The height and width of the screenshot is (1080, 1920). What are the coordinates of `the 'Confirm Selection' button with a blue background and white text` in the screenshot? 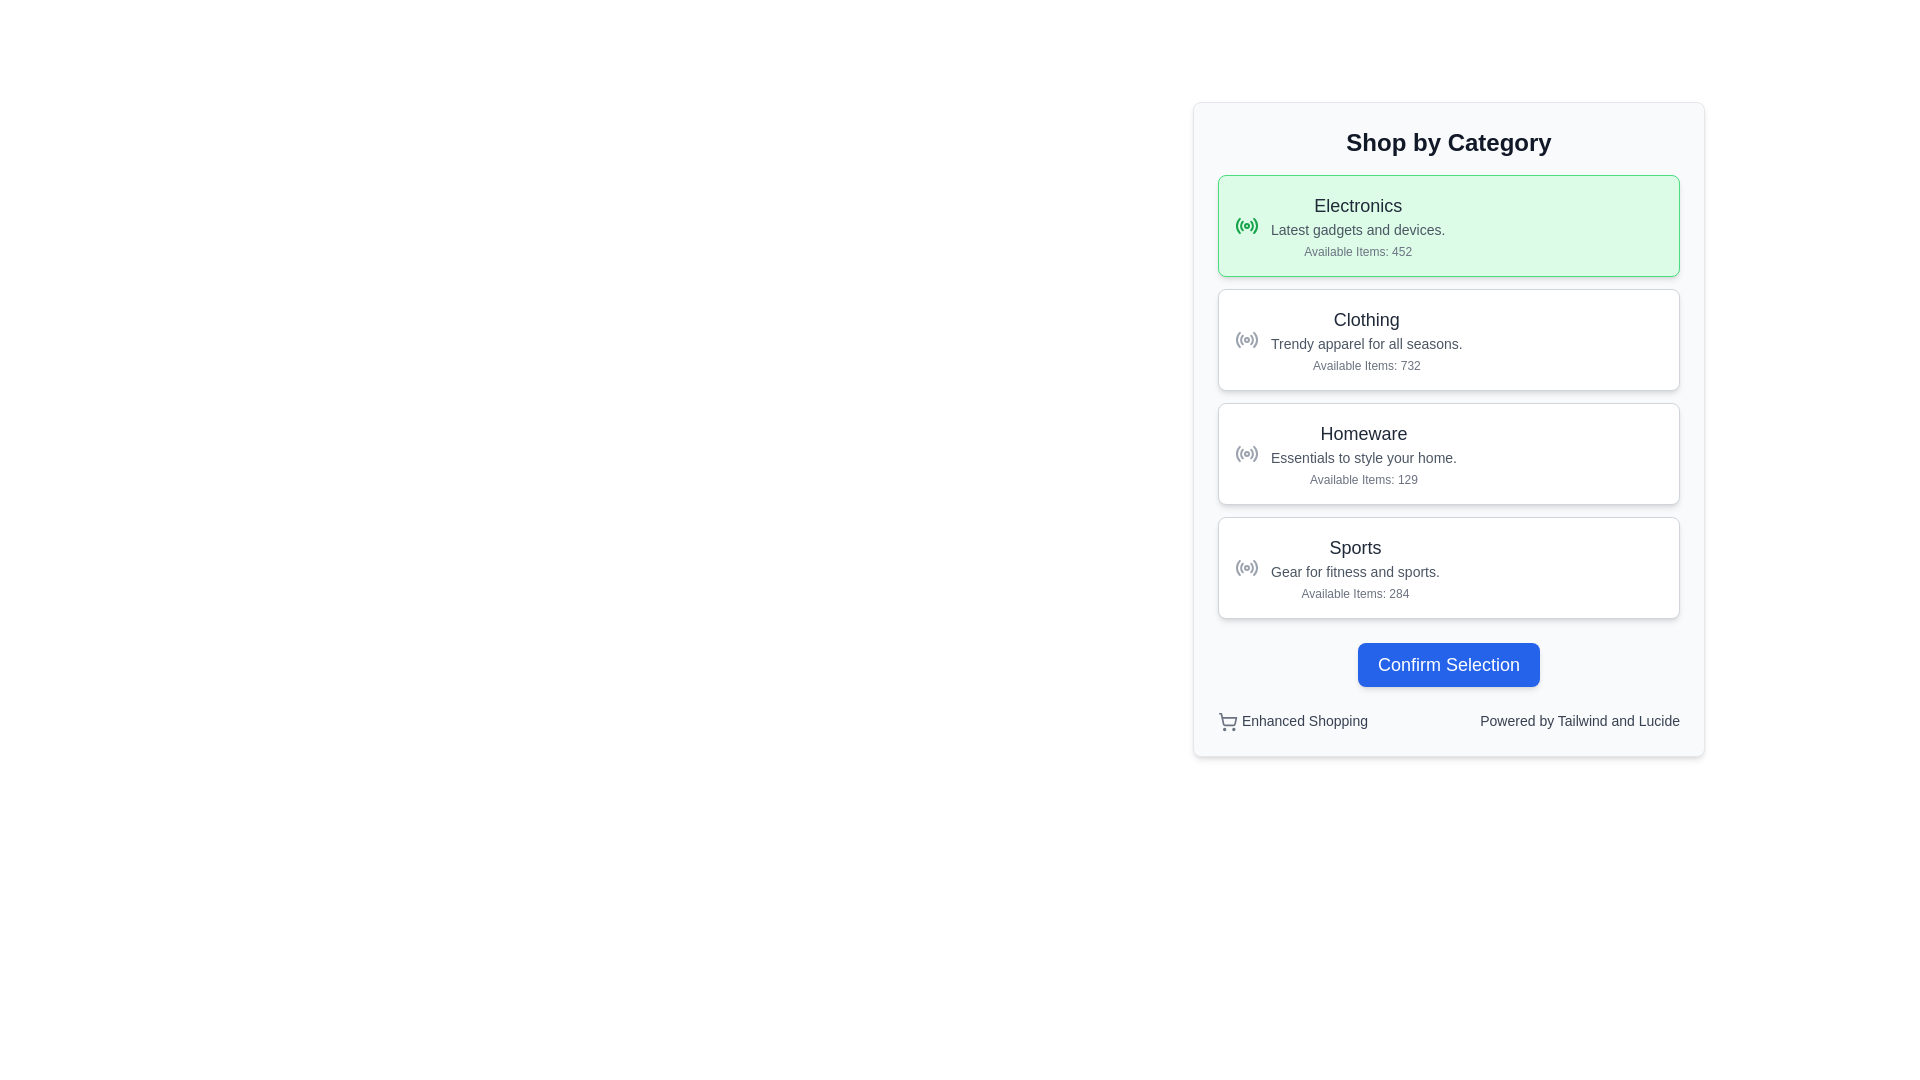 It's located at (1449, 664).